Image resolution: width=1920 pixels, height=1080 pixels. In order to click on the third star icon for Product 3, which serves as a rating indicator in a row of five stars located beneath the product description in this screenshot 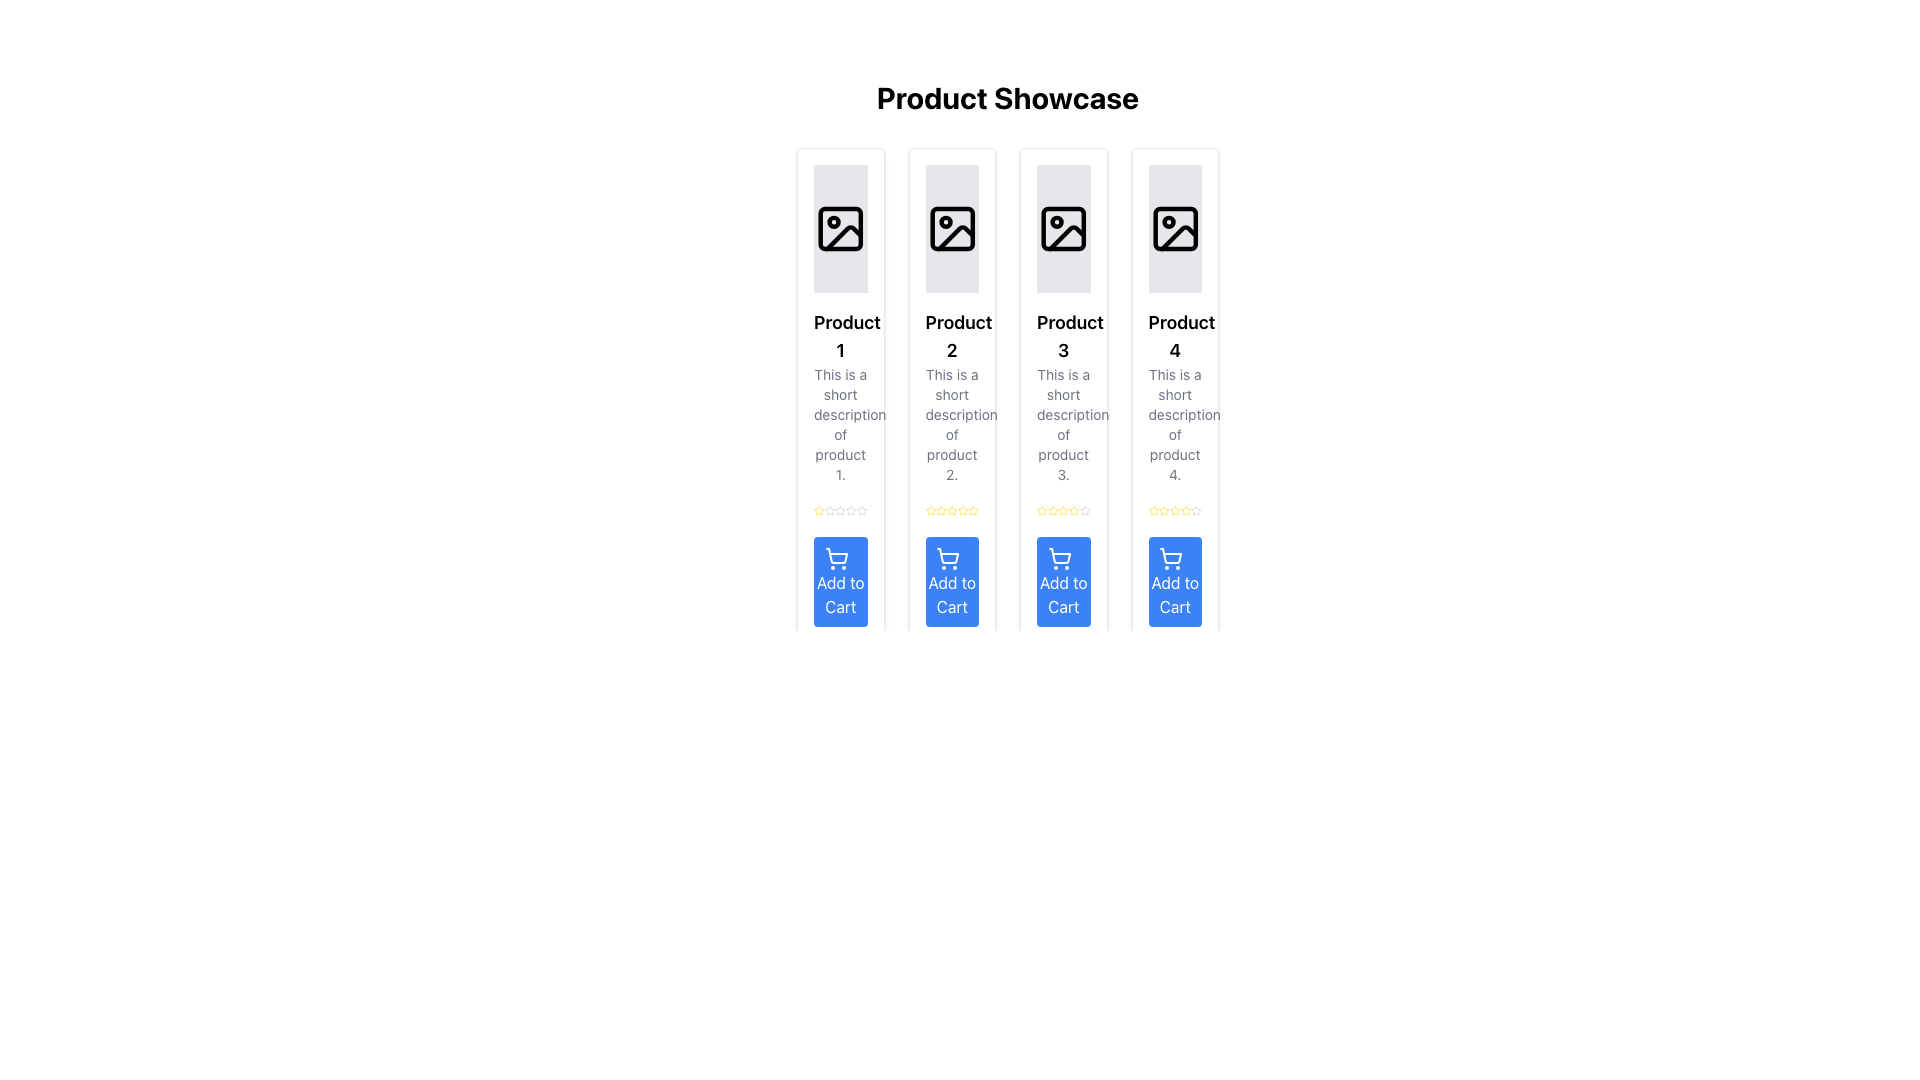, I will do `click(1073, 509)`.